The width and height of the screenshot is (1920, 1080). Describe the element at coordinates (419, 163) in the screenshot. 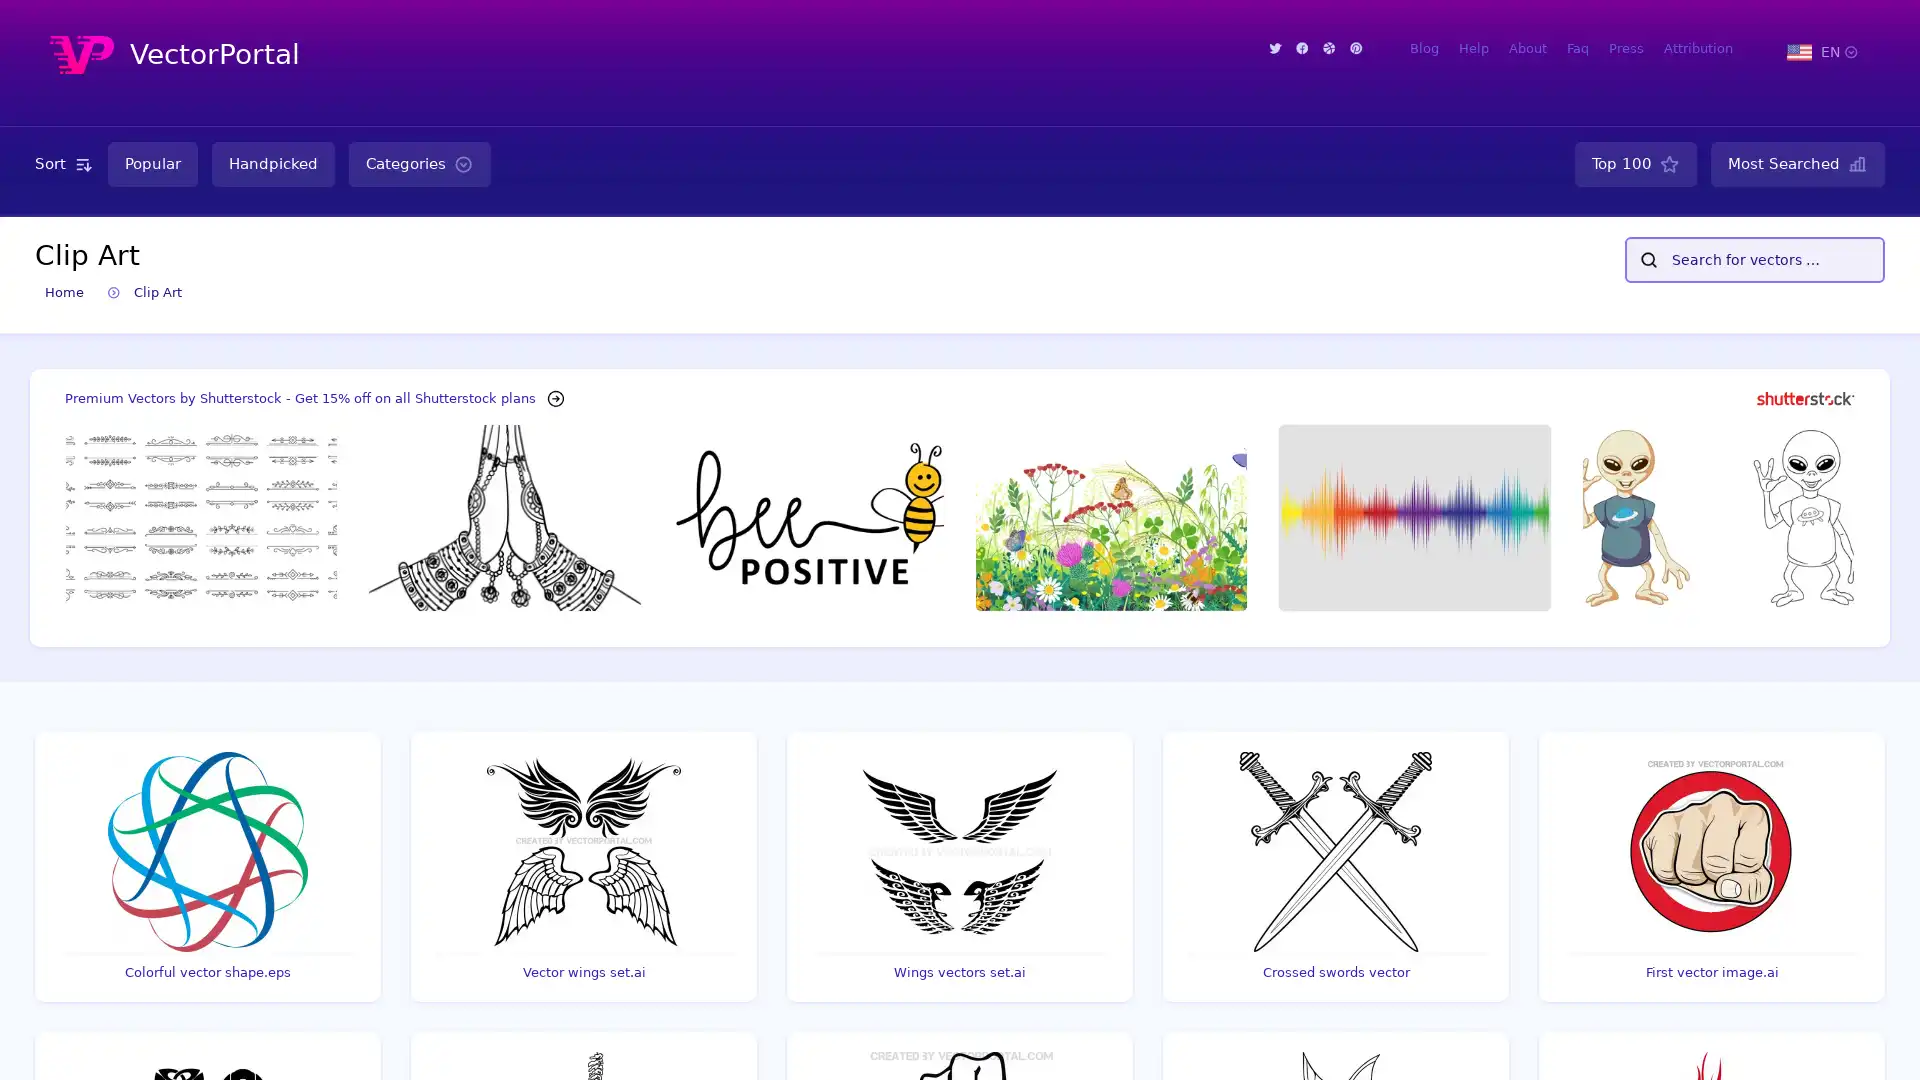

I see `Categories` at that location.